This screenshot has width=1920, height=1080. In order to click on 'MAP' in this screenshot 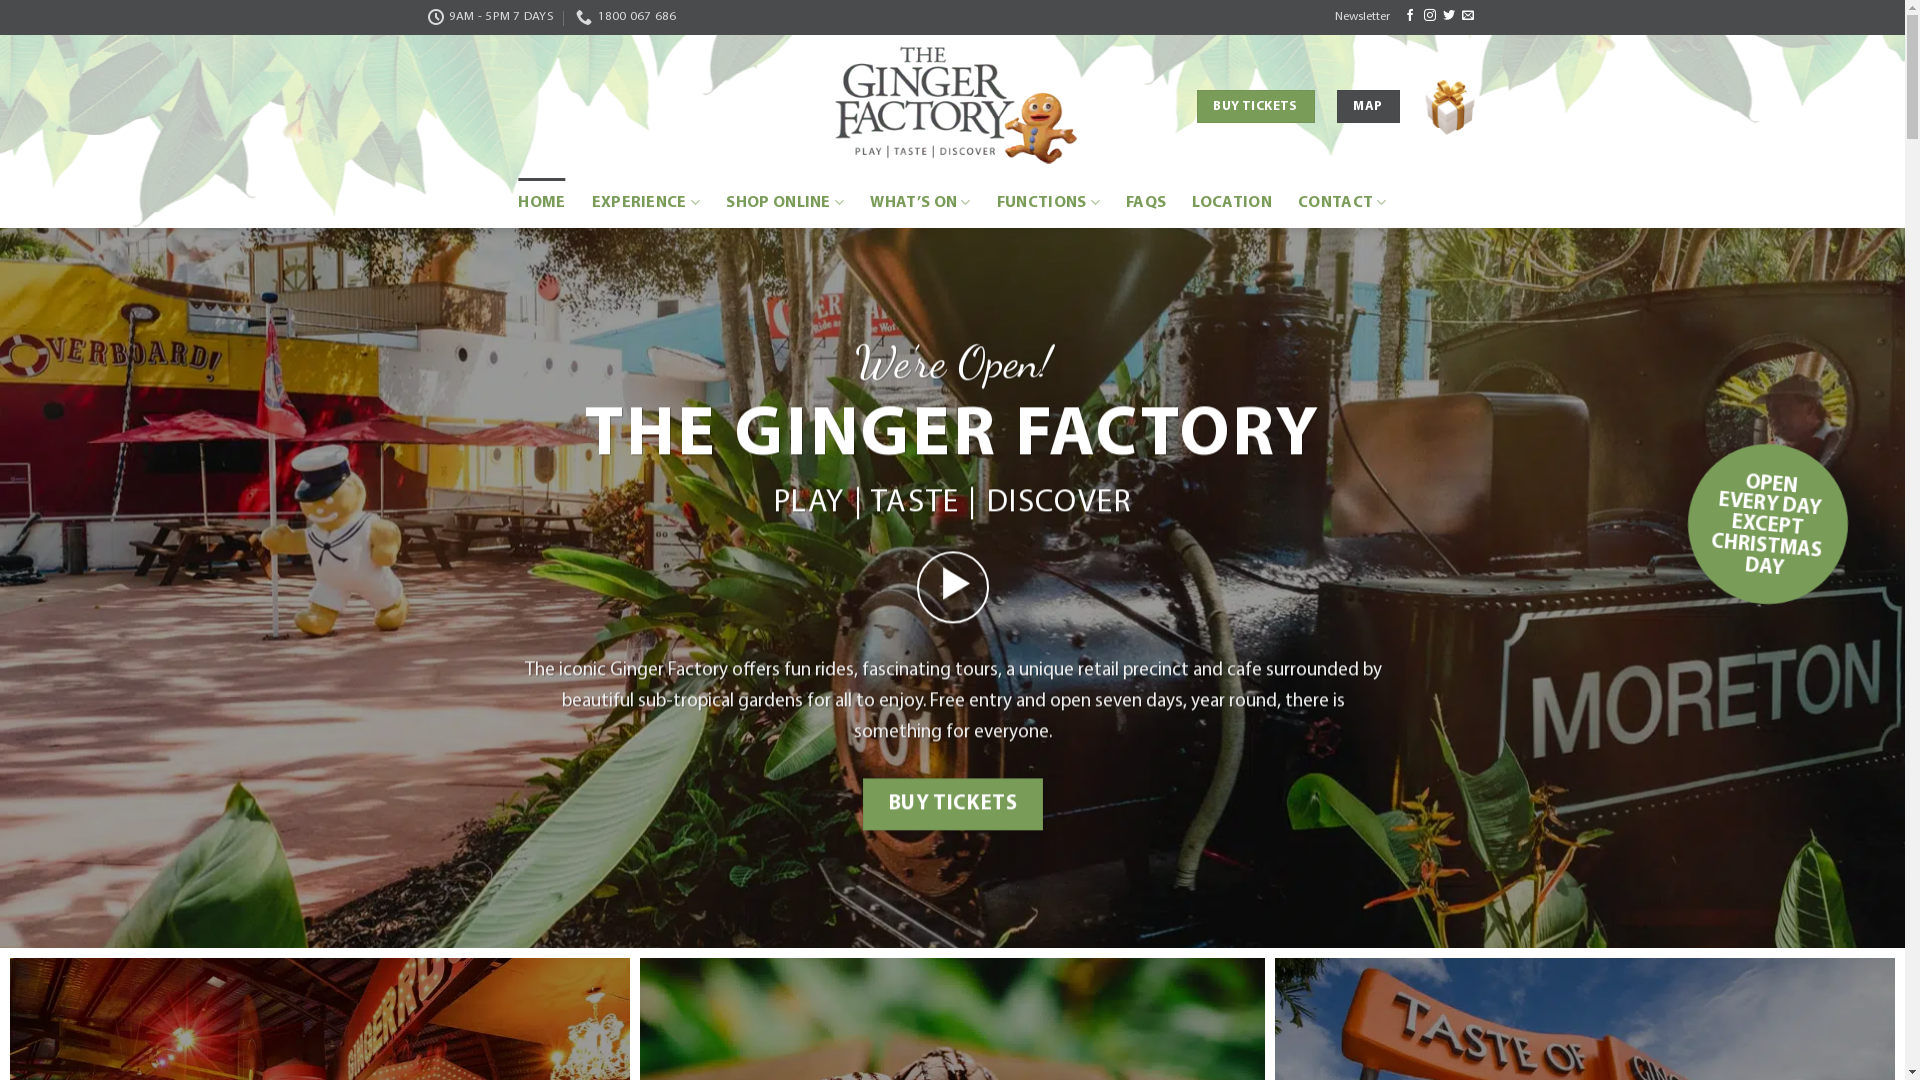, I will do `click(1367, 107)`.